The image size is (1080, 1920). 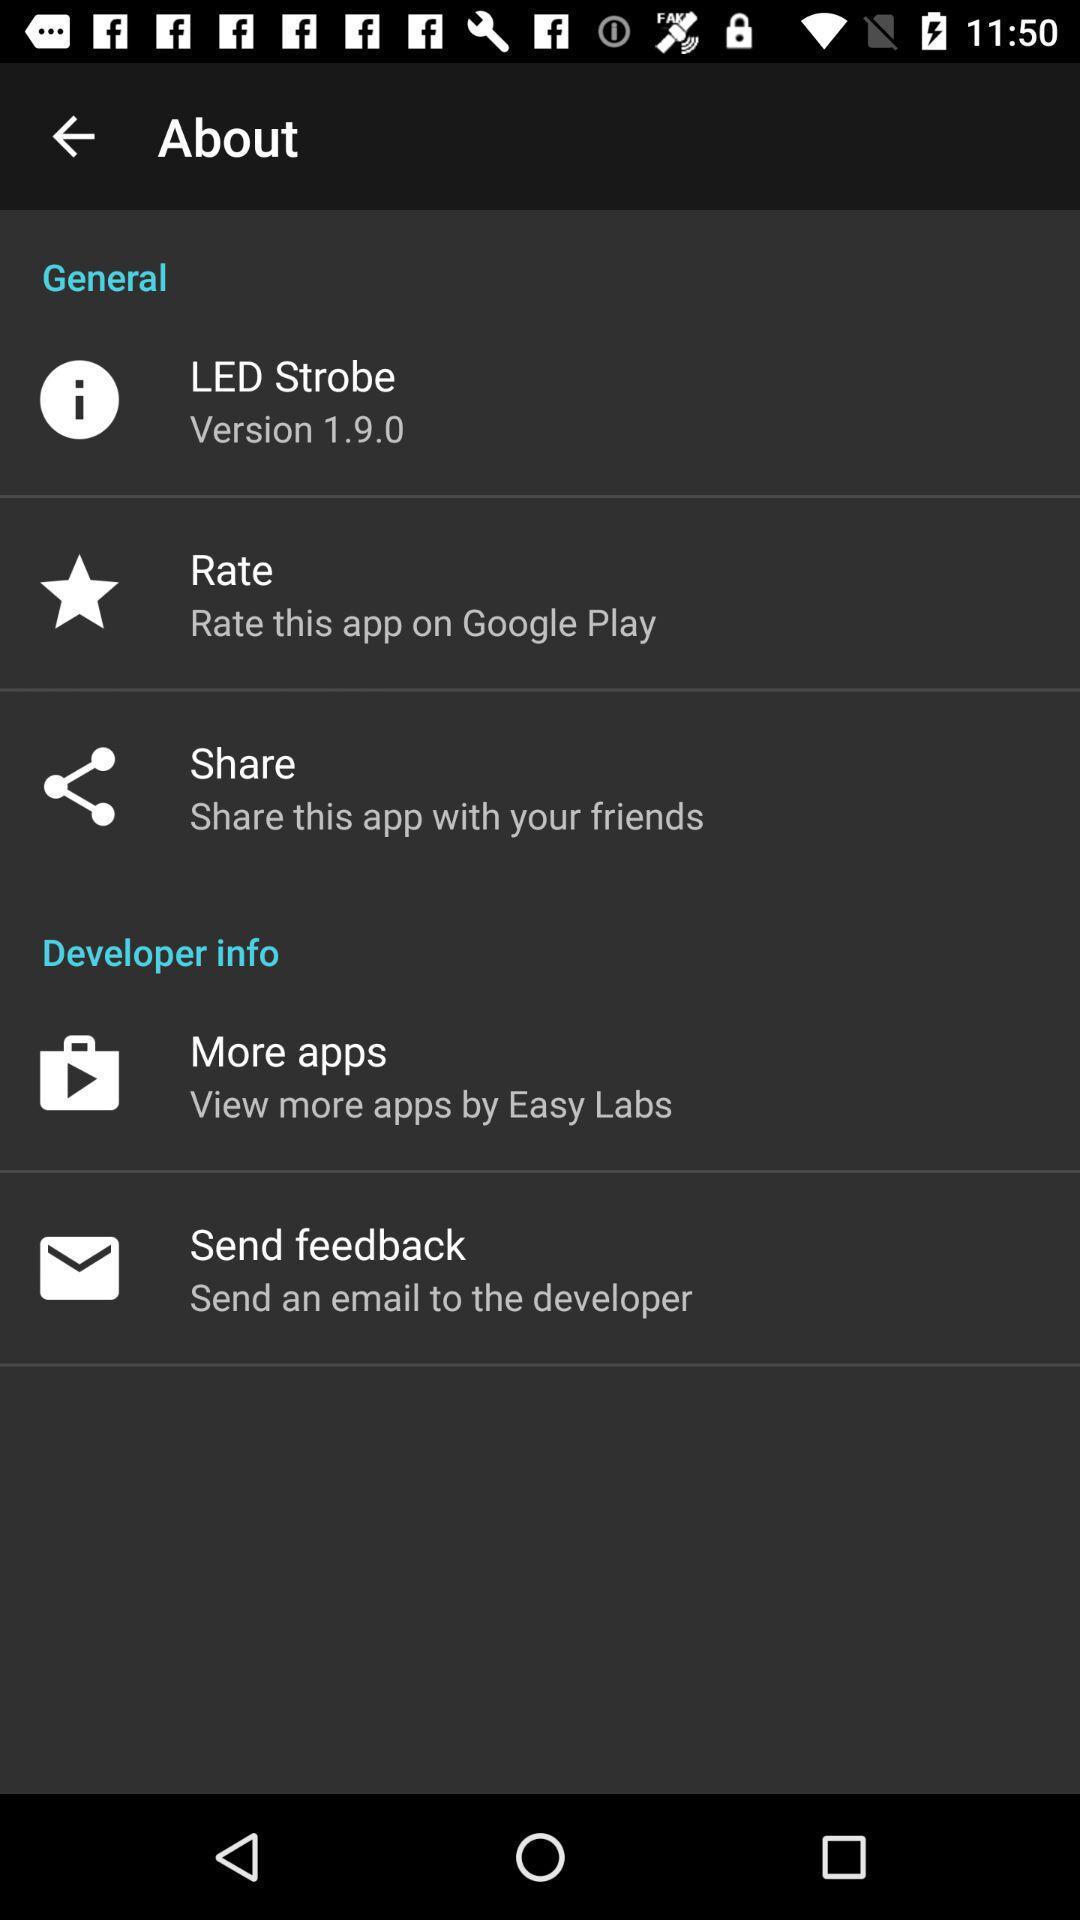 What do you see at coordinates (540, 254) in the screenshot?
I see `app above the led strobe app` at bounding box center [540, 254].